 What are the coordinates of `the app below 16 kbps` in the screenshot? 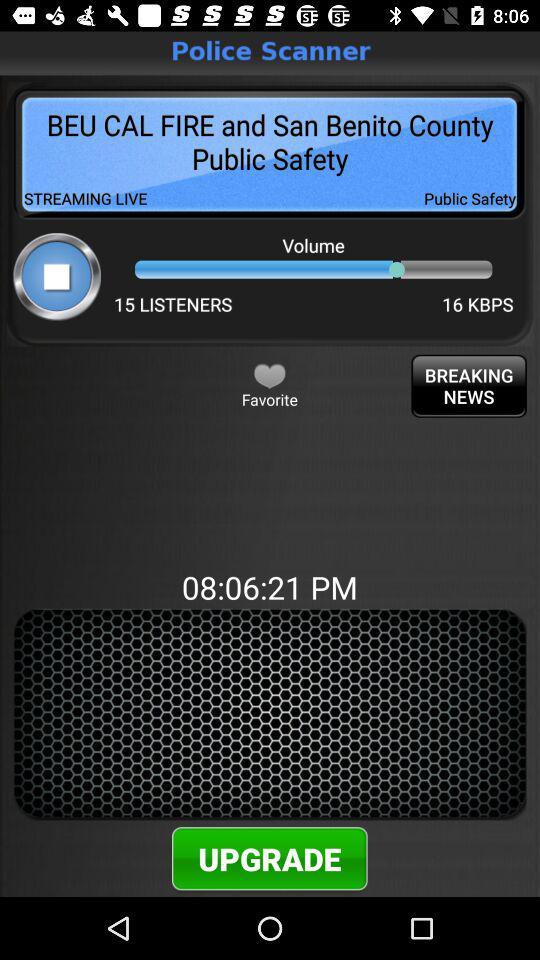 It's located at (469, 385).